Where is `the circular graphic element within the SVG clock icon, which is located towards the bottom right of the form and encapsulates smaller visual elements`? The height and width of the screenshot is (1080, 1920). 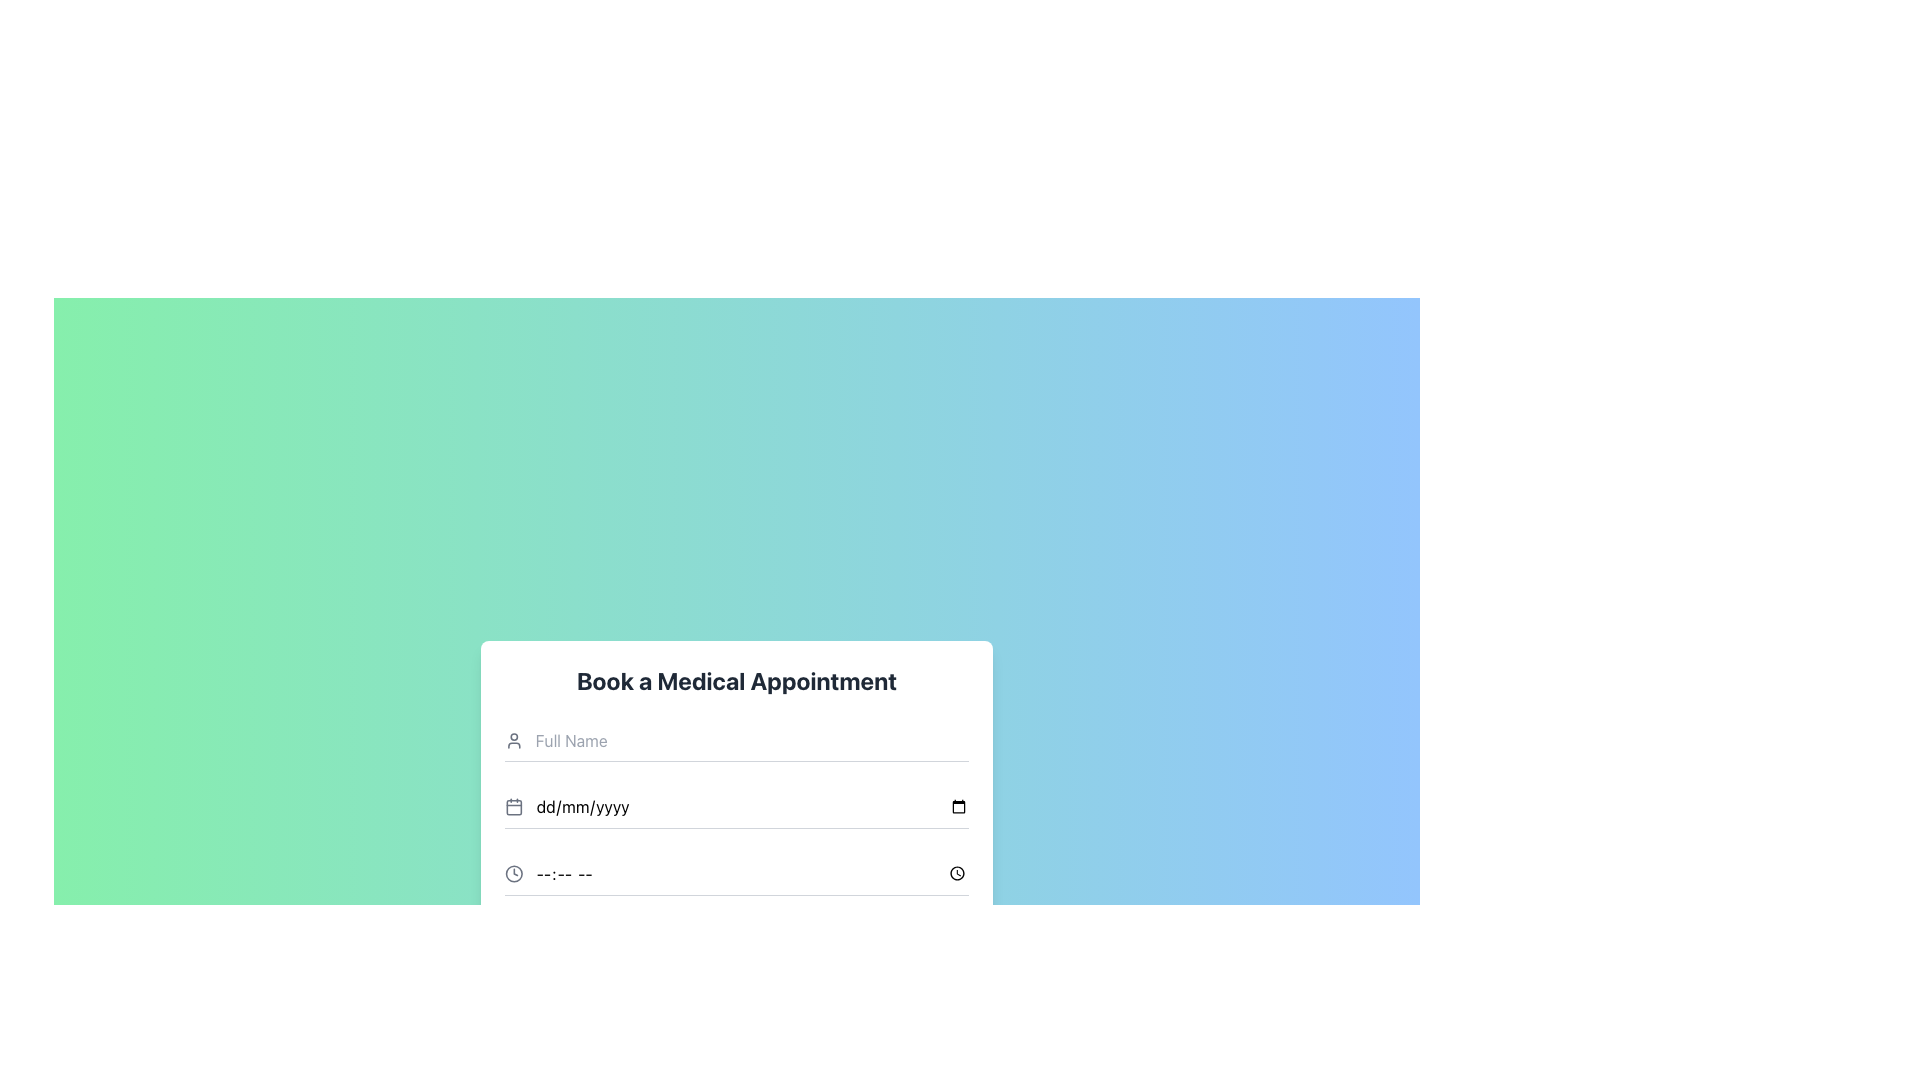 the circular graphic element within the SVG clock icon, which is located towards the bottom right of the form and encapsulates smaller visual elements is located at coordinates (514, 872).